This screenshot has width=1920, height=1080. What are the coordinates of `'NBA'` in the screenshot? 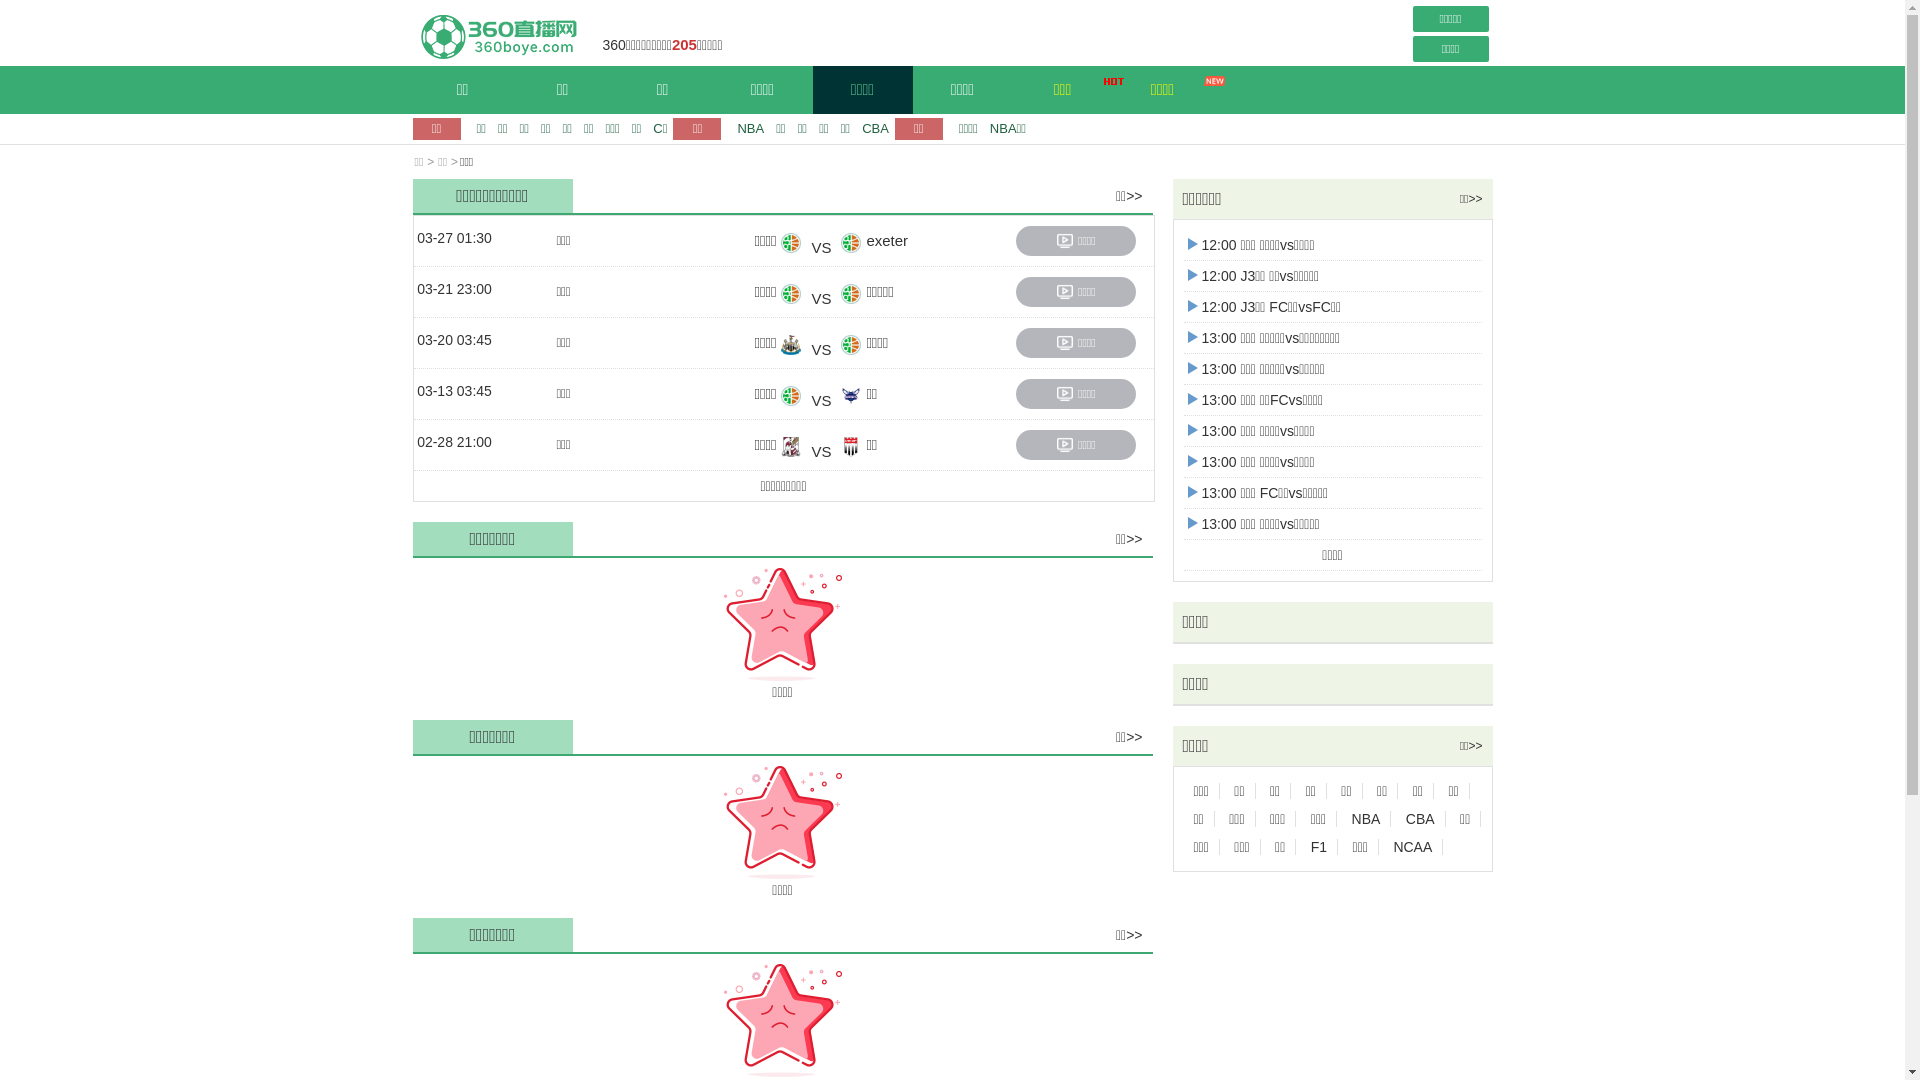 It's located at (736, 128).